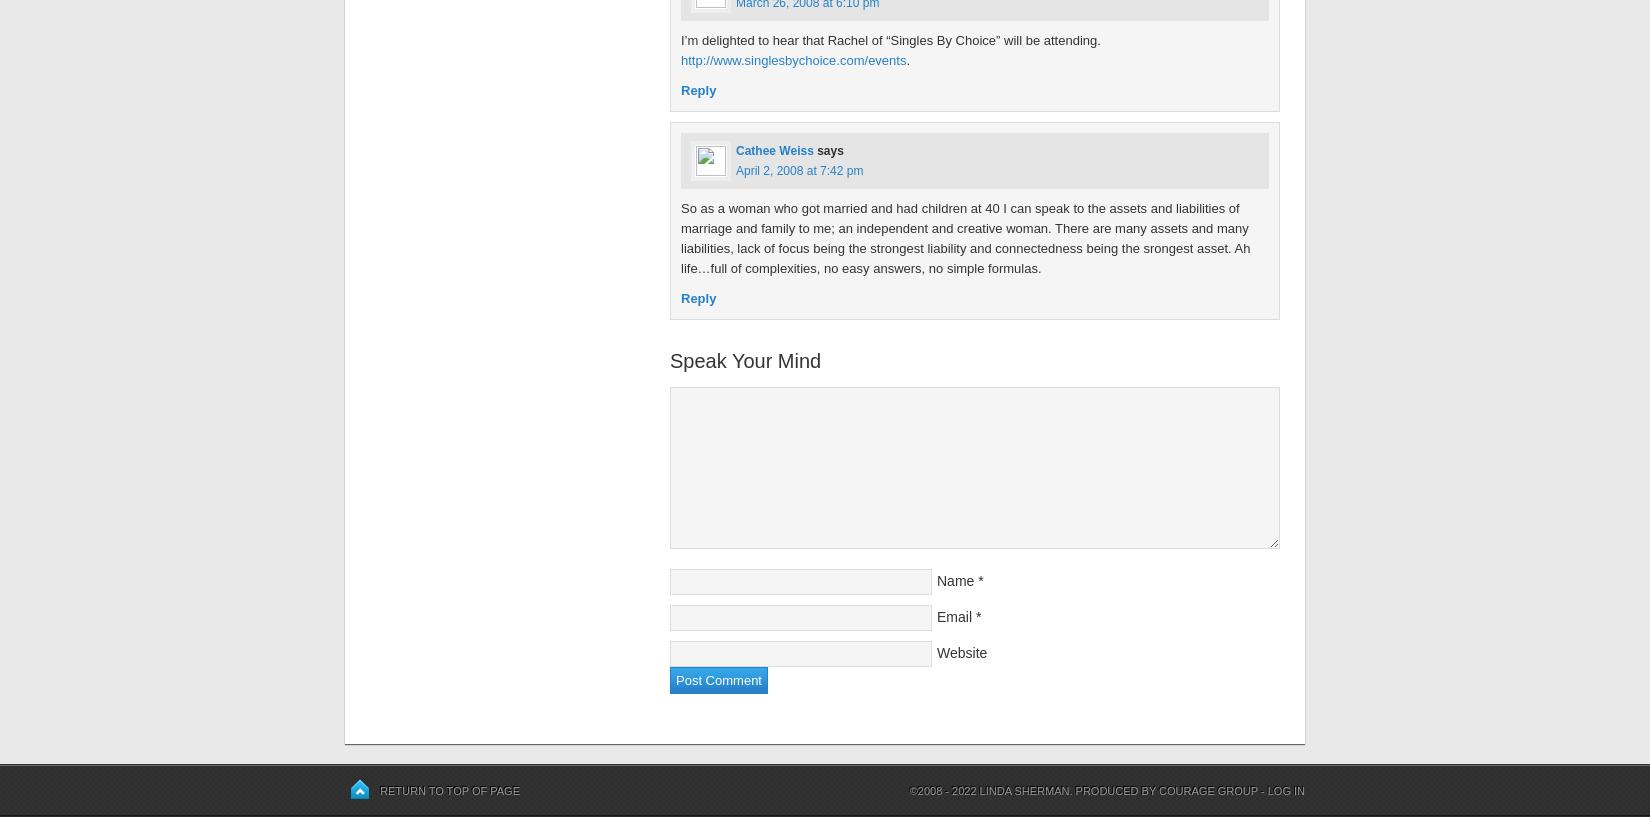 This screenshot has width=1650, height=817. What do you see at coordinates (906, 59) in the screenshot?
I see `'.'` at bounding box center [906, 59].